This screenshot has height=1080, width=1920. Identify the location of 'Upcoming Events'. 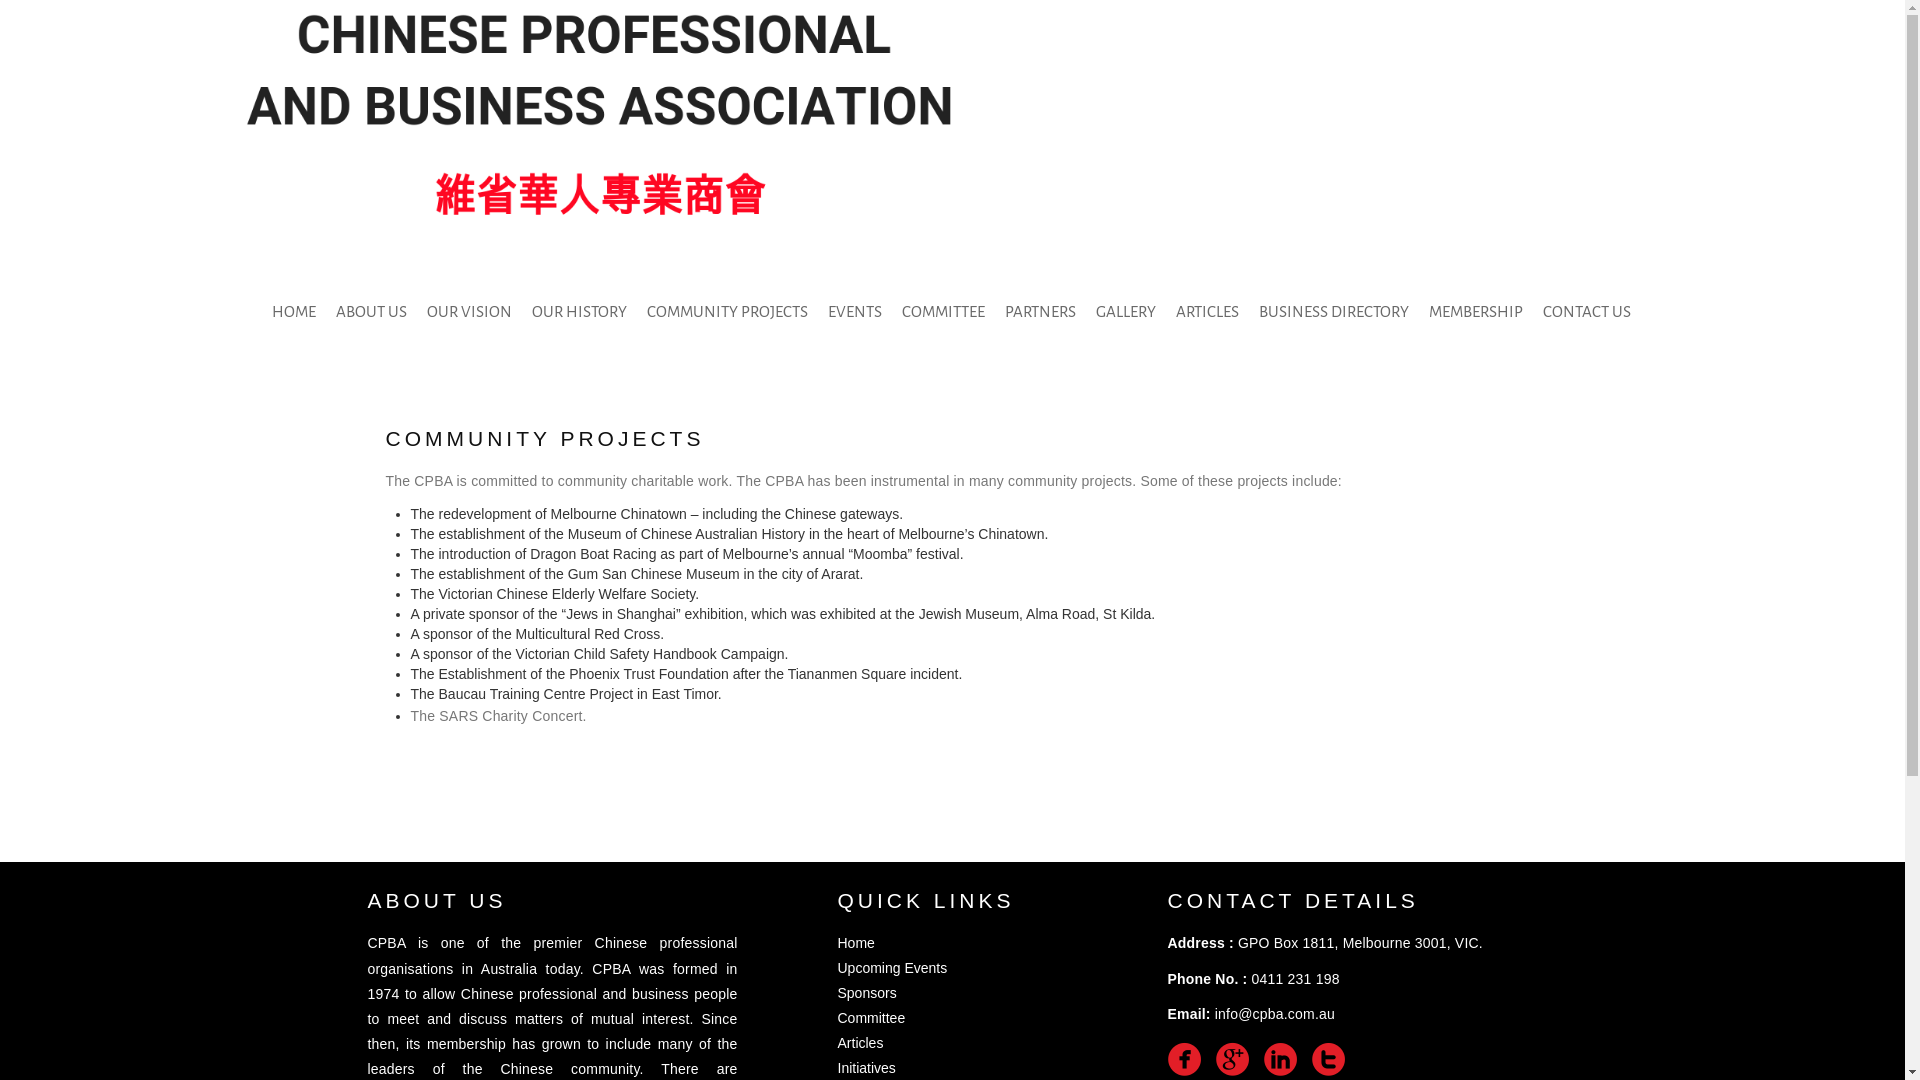
(891, 967).